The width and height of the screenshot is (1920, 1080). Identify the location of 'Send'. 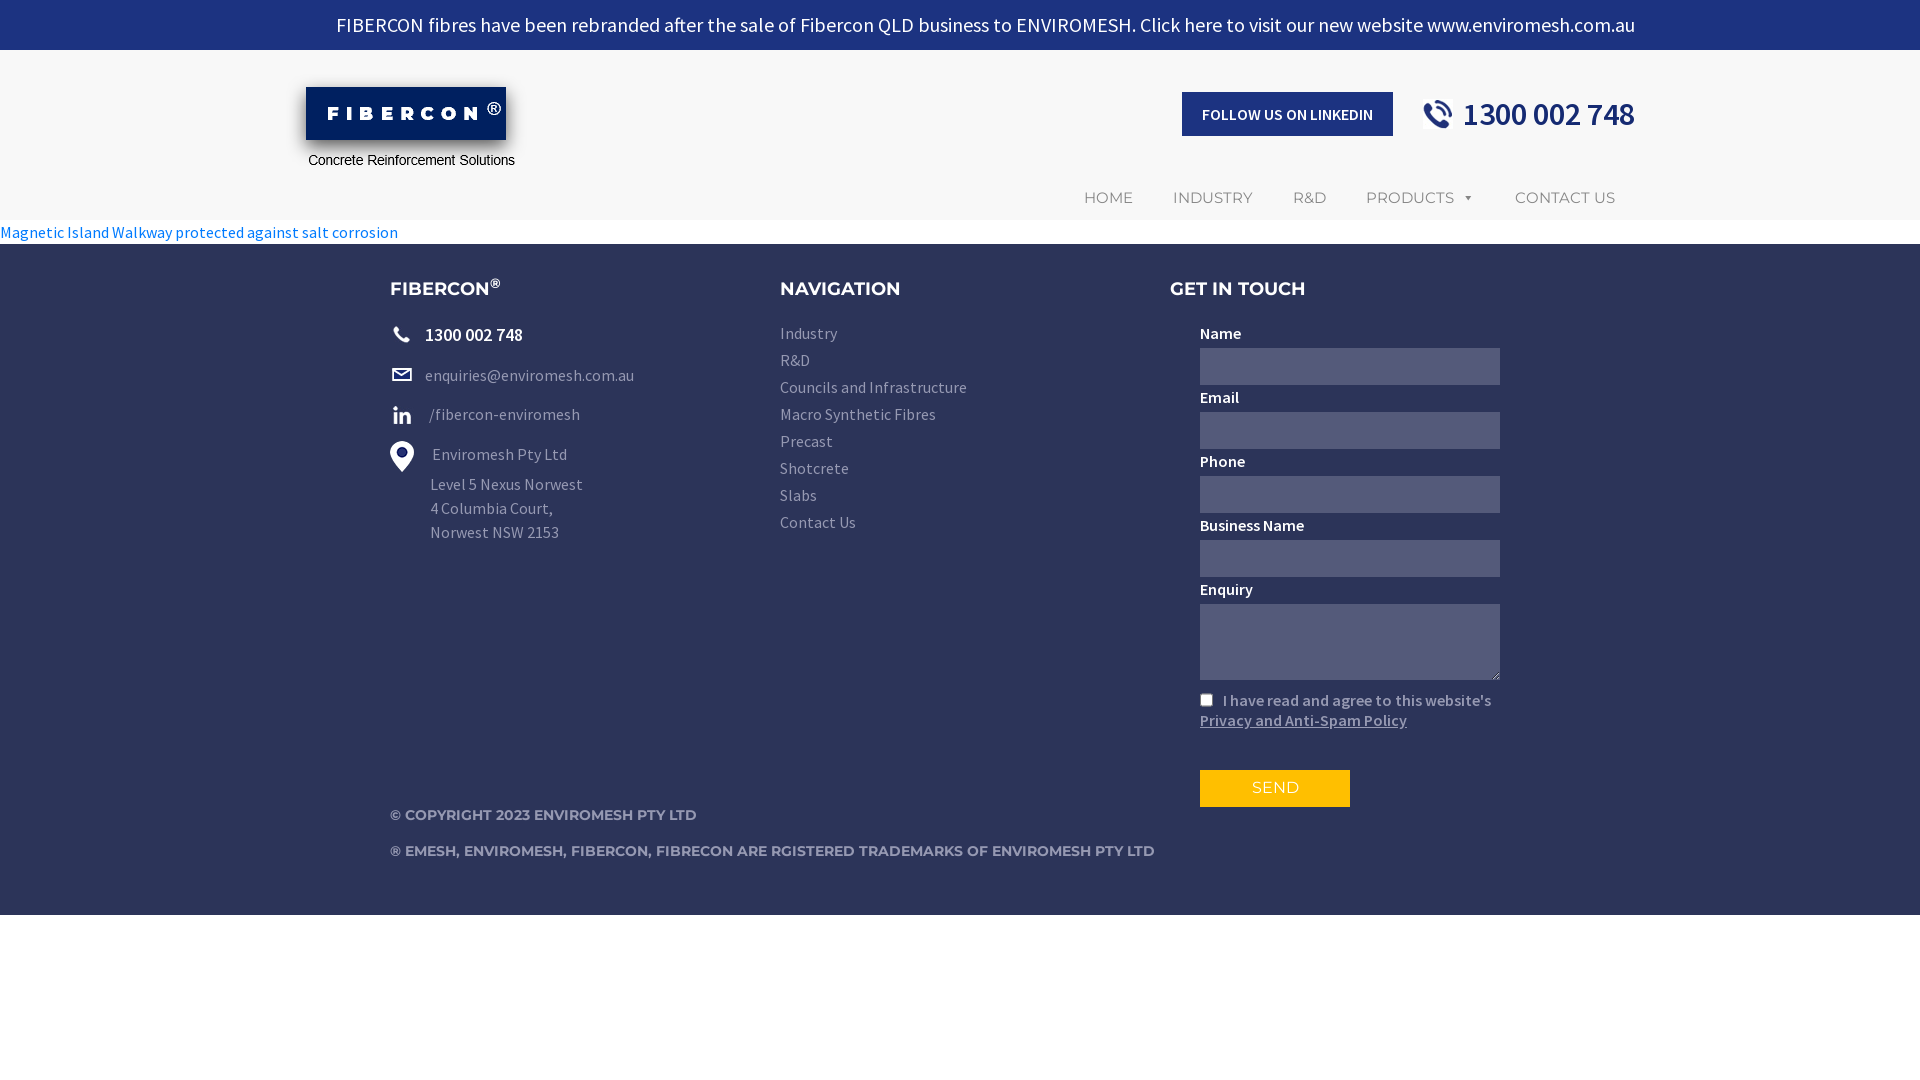
(1274, 787).